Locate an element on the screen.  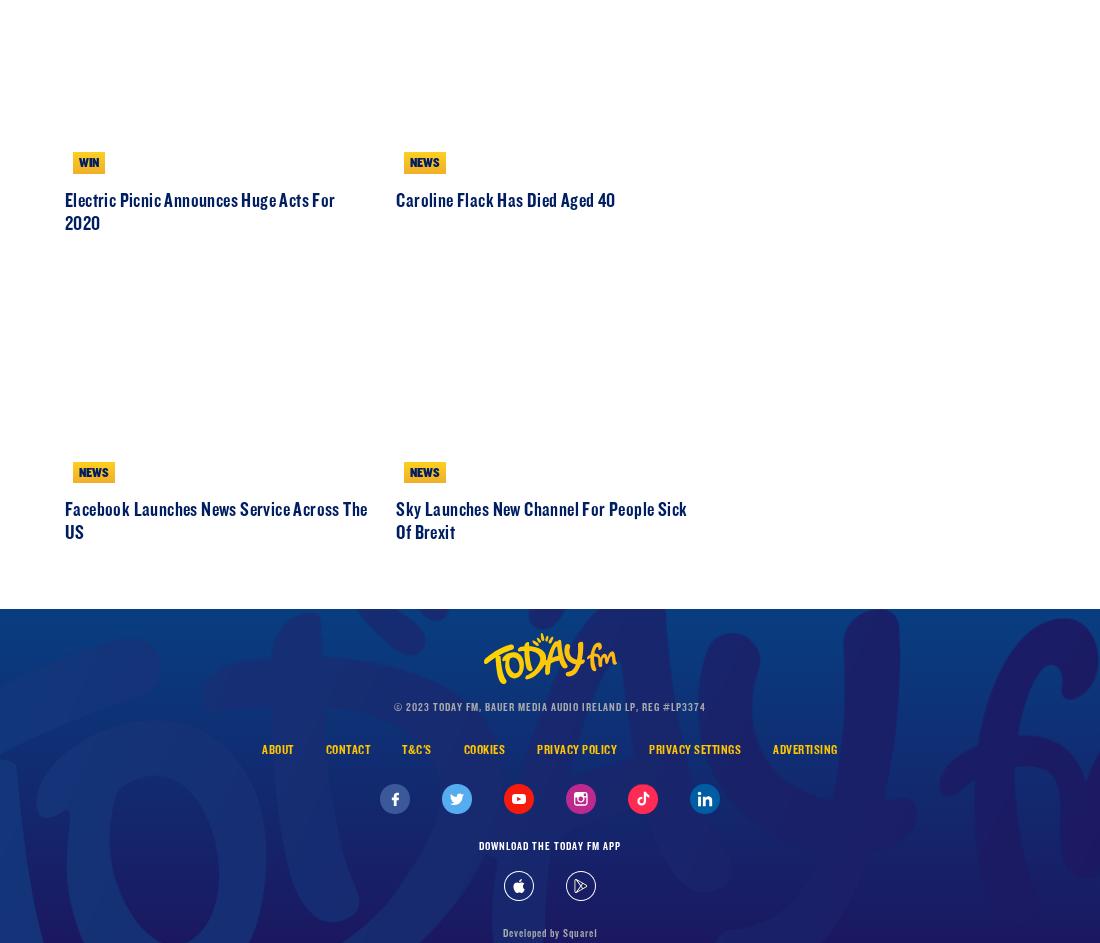
'Facebook Launches News Service Across The US' is located at coordinates (216, 604).